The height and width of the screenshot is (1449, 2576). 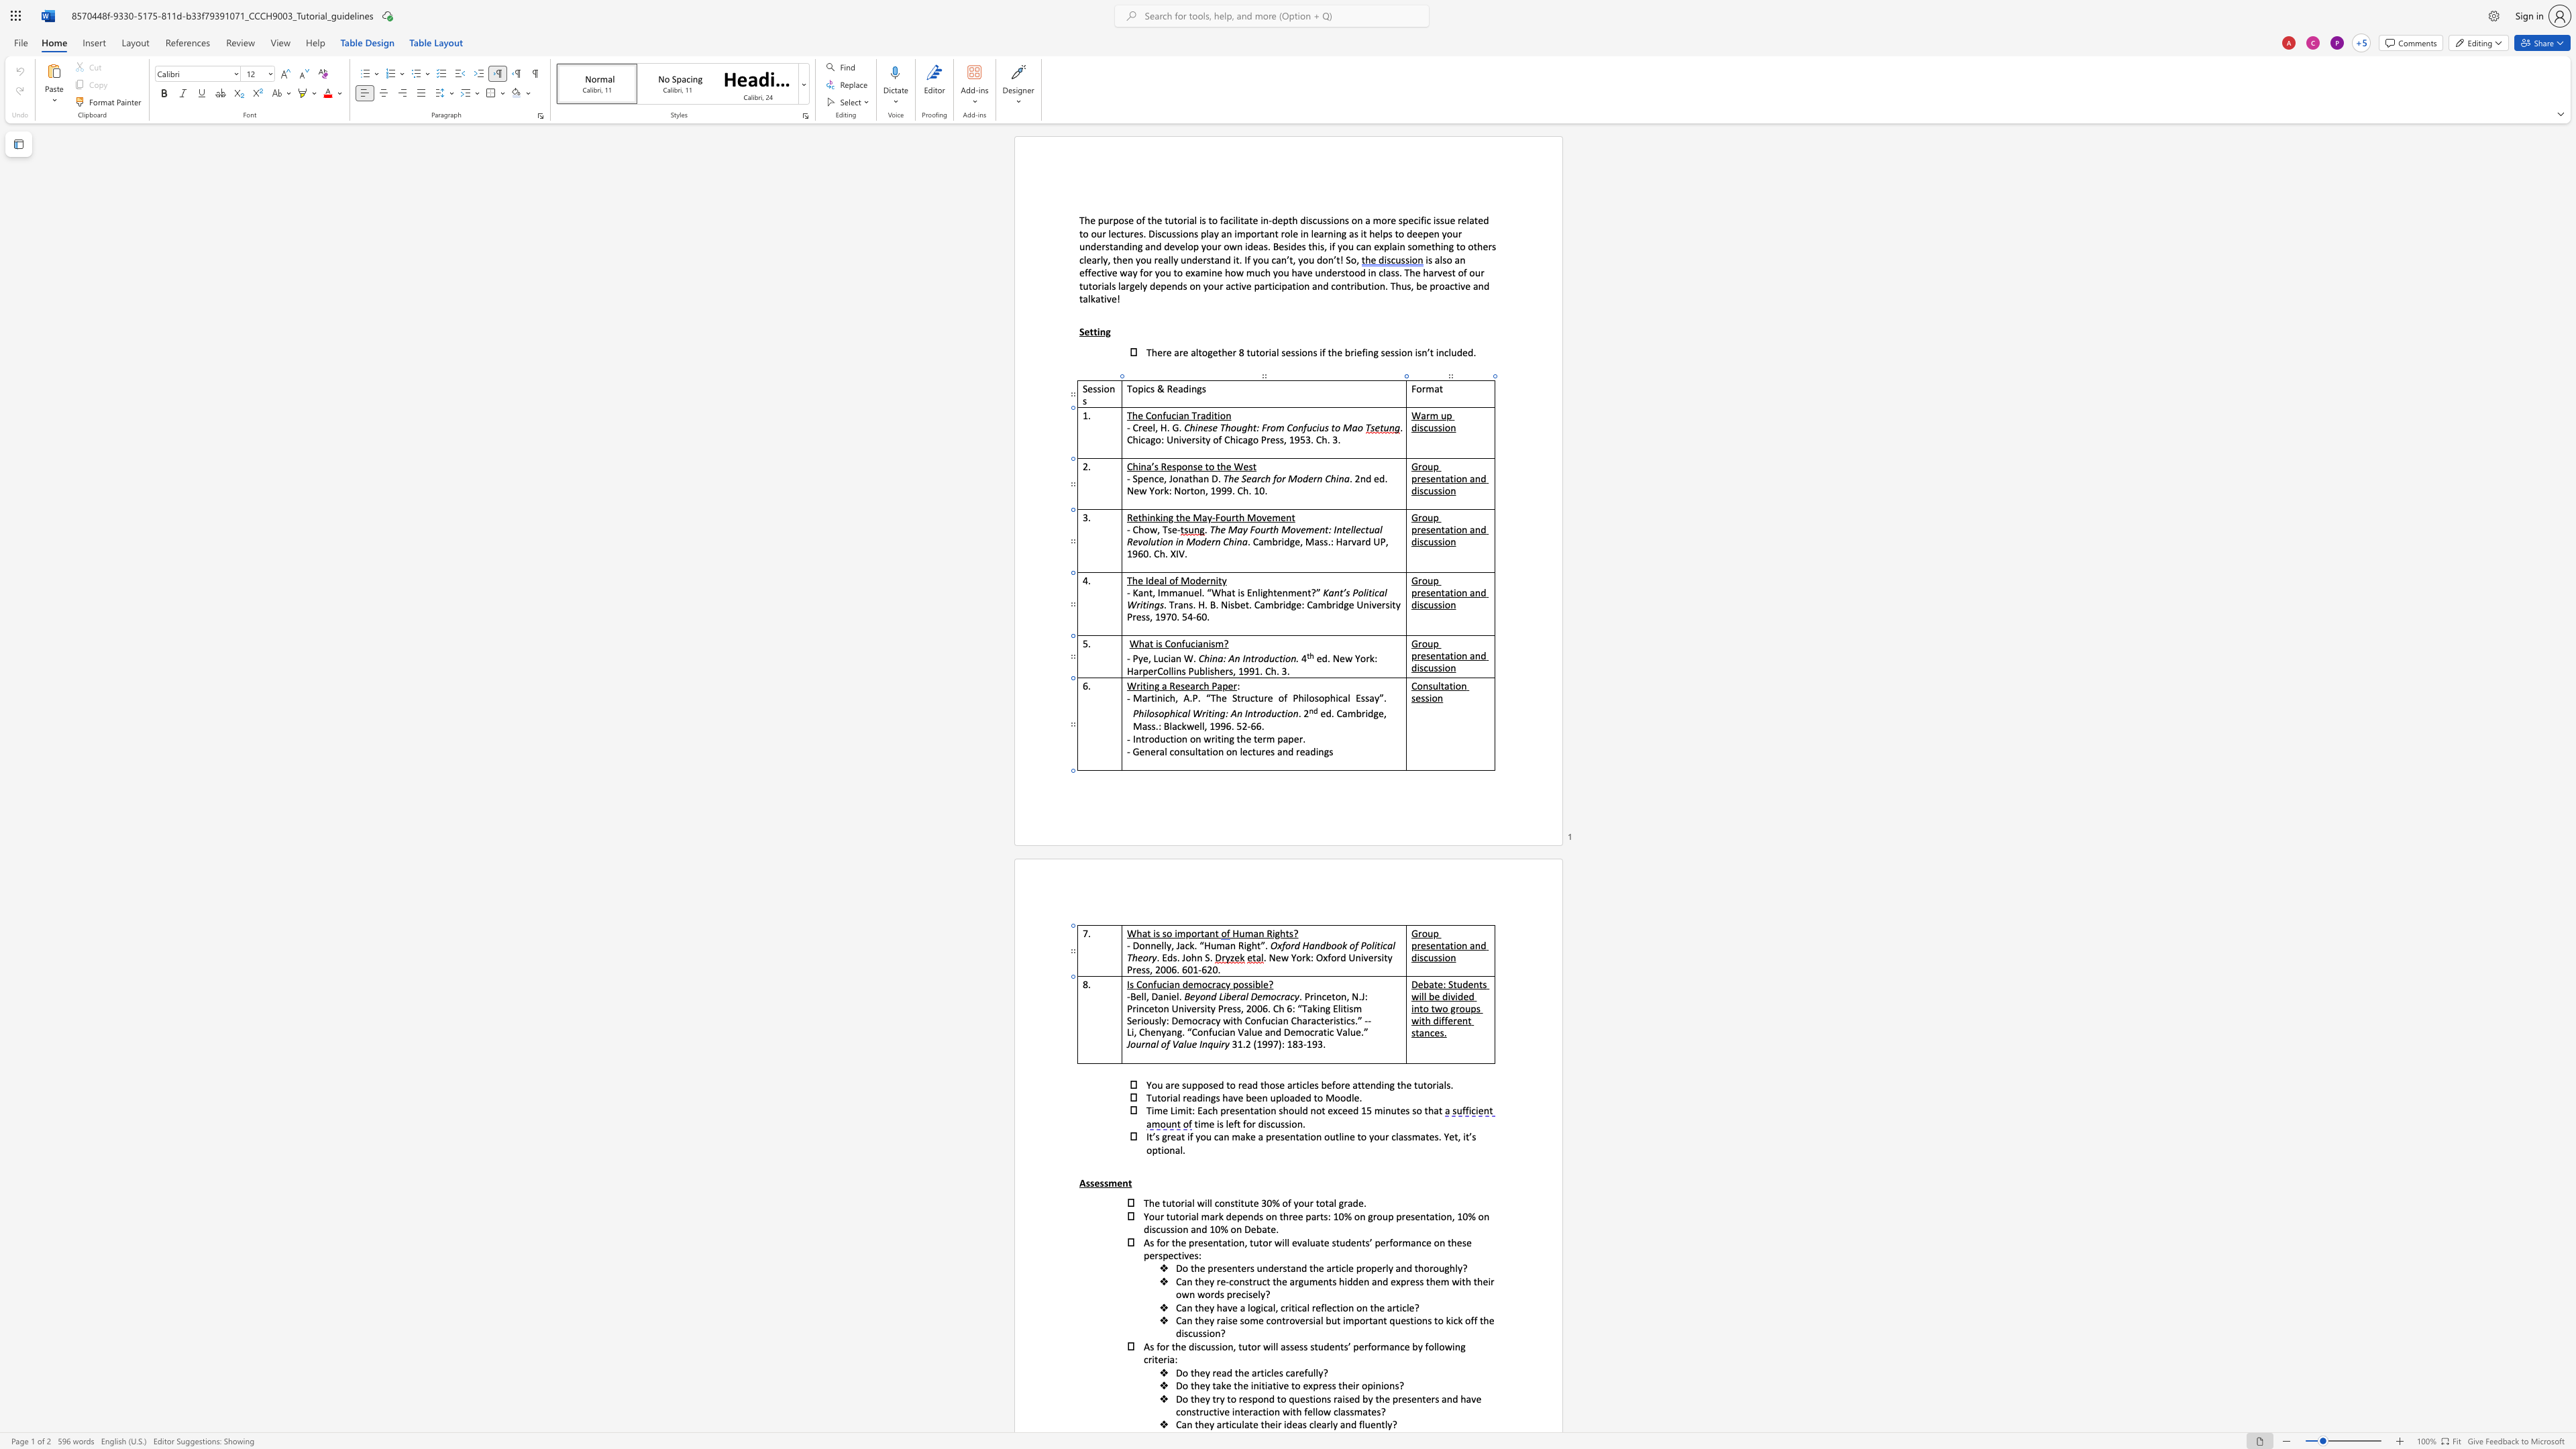 What do you see at coordinates (1196, 956) in the screenshot?
I see `the space between the continuous character "h" and "n" in the text` at bounding box center [1196, 956].